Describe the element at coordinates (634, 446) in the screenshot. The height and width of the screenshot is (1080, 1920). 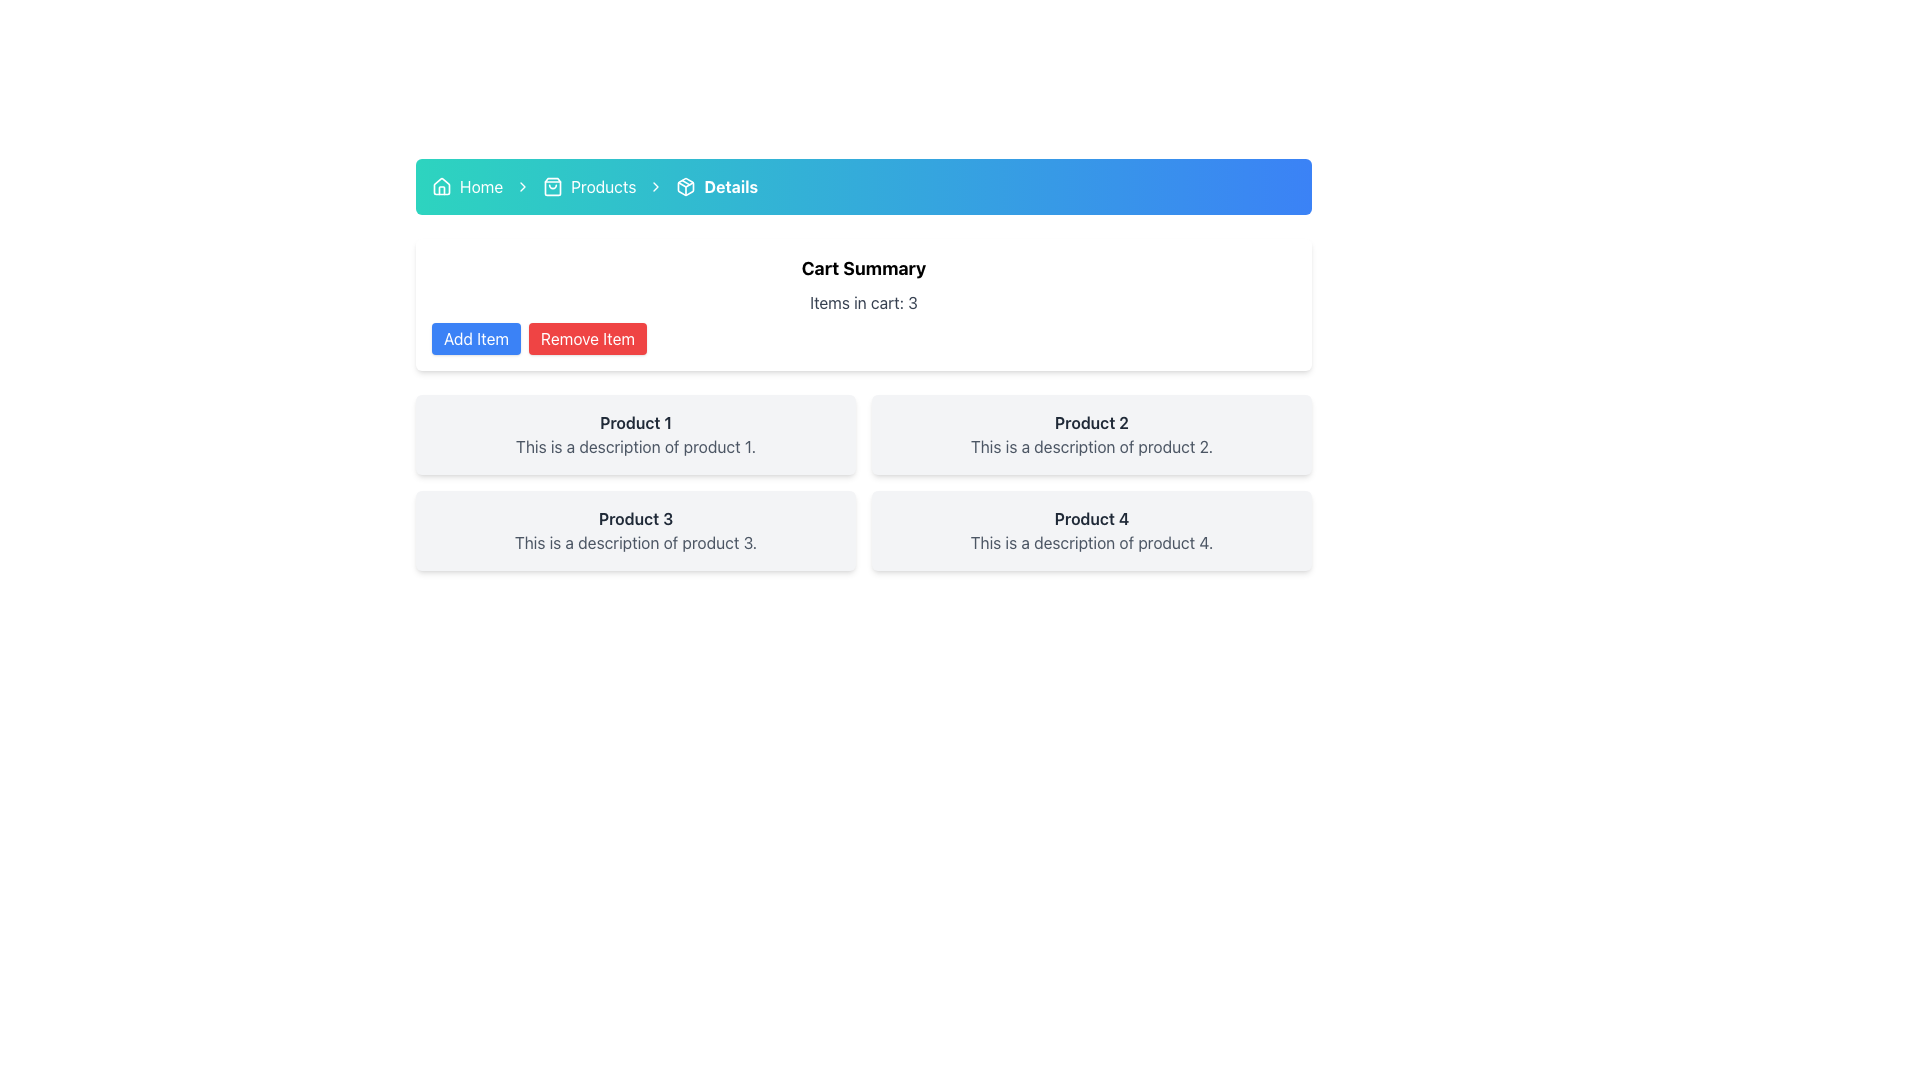
I see `the static text label that contains the description 'This is a description of product 1.' located below the header 'Product 1' within the first card of a 2x2 grid layout` at that location.